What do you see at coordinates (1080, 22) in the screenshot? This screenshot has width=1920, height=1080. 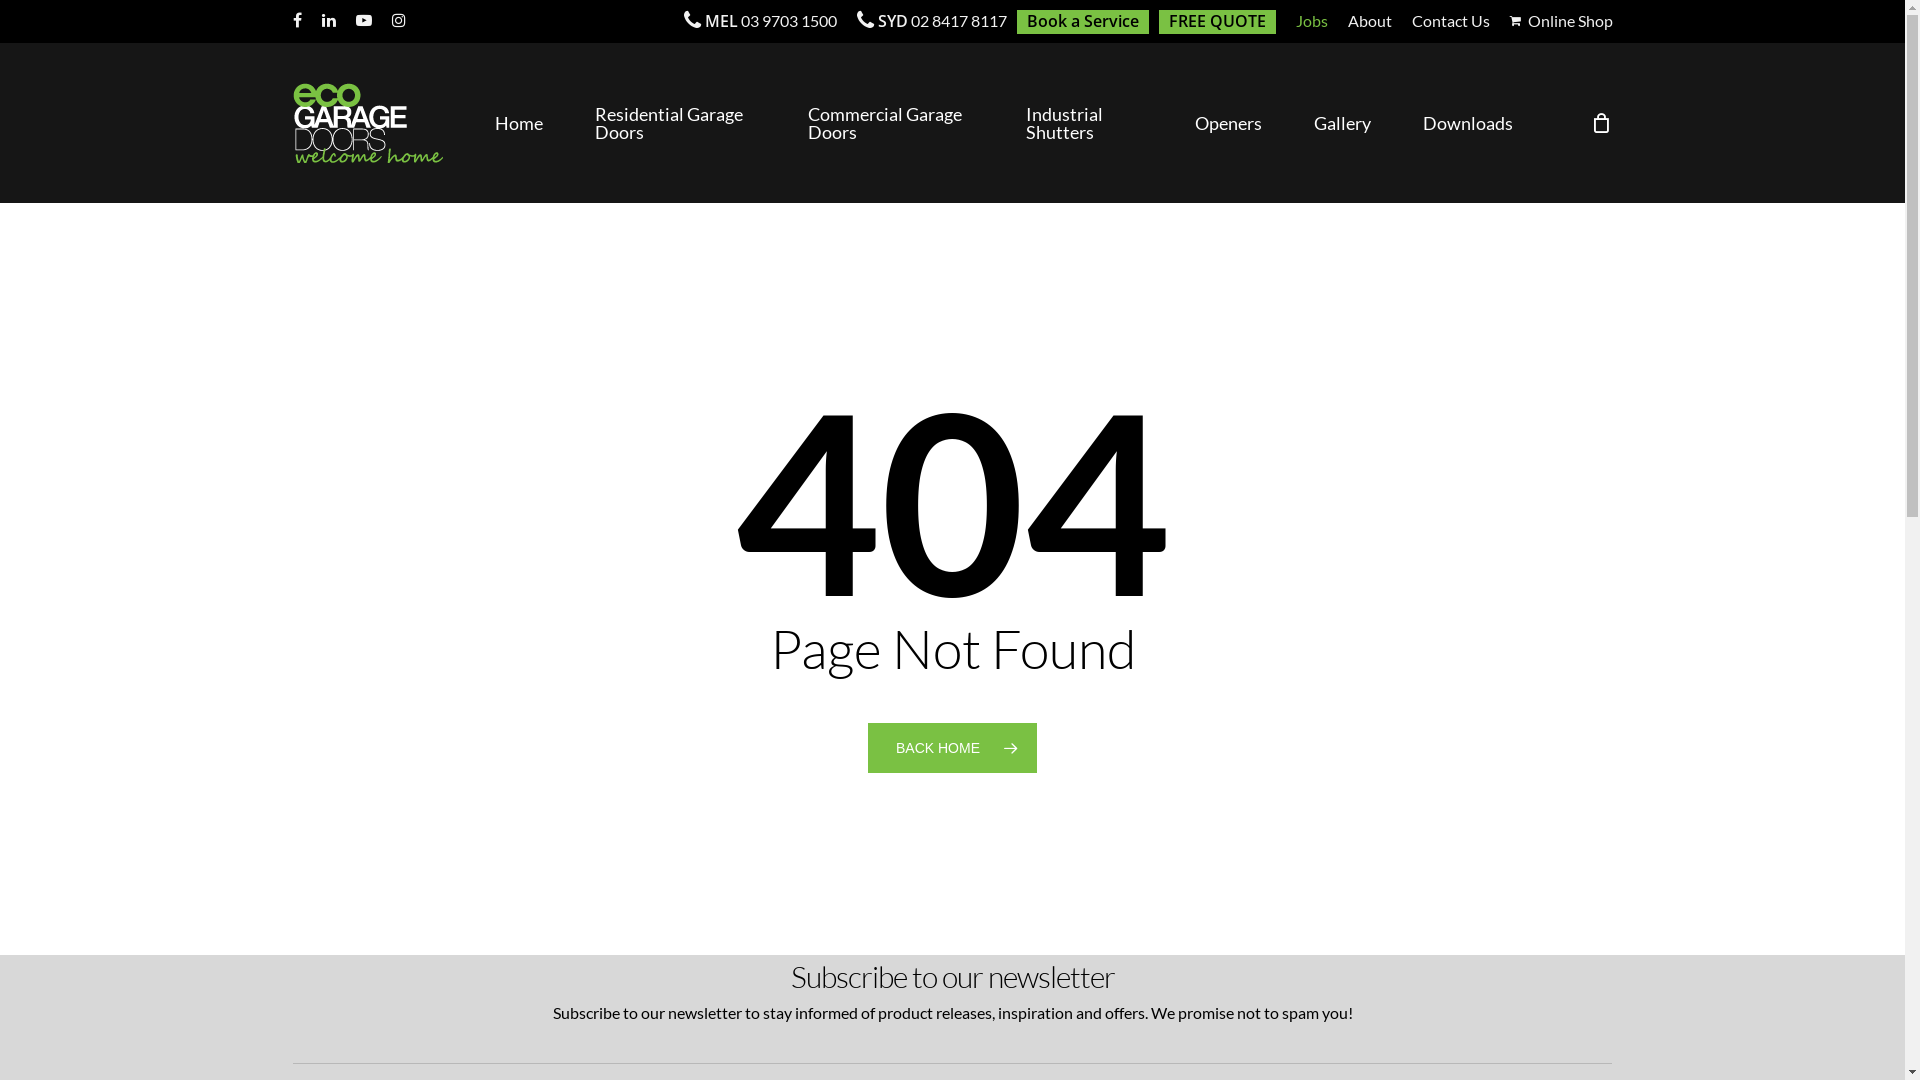 I see `'Book a Service'` at bounding box center [1080, 22].